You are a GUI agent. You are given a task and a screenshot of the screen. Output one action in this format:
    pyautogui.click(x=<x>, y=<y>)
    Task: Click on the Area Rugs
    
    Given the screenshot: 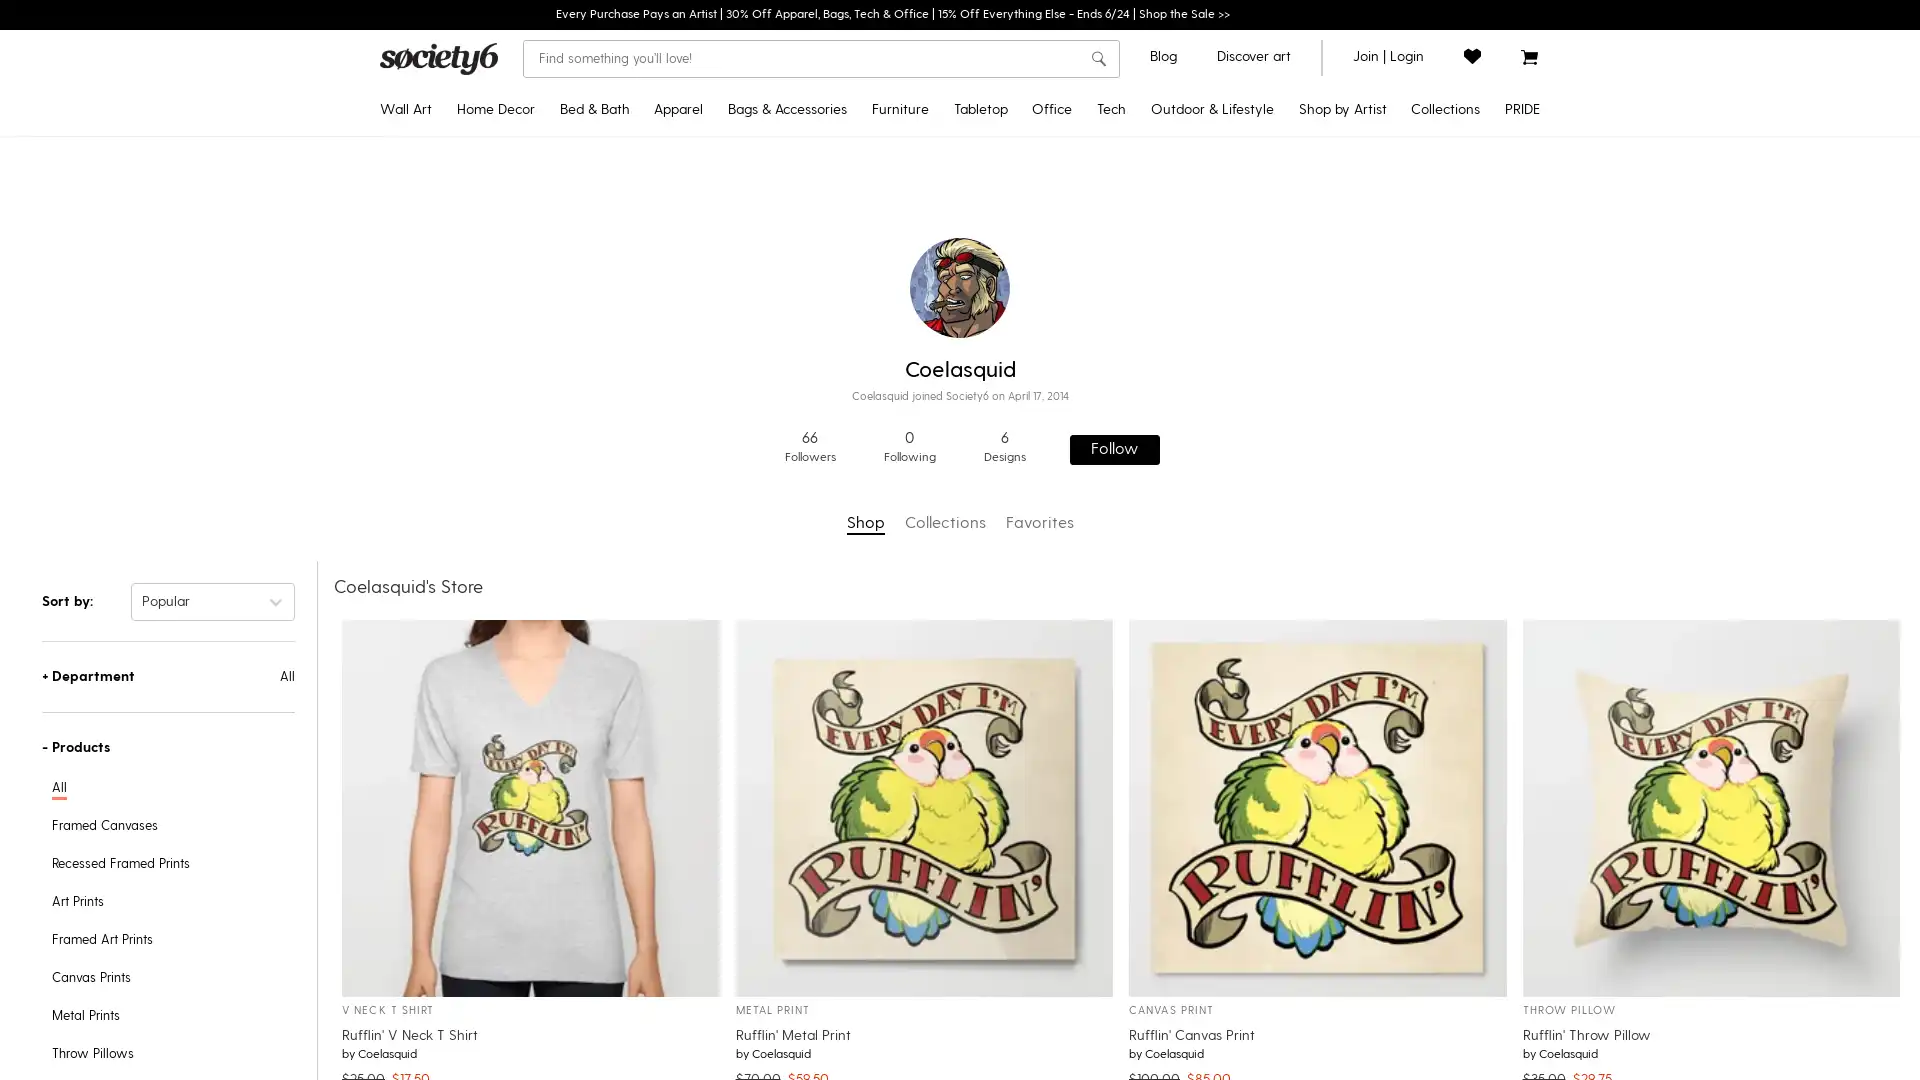 What is the action you would take?
    pyautogui.click(x=533, y=450)
    